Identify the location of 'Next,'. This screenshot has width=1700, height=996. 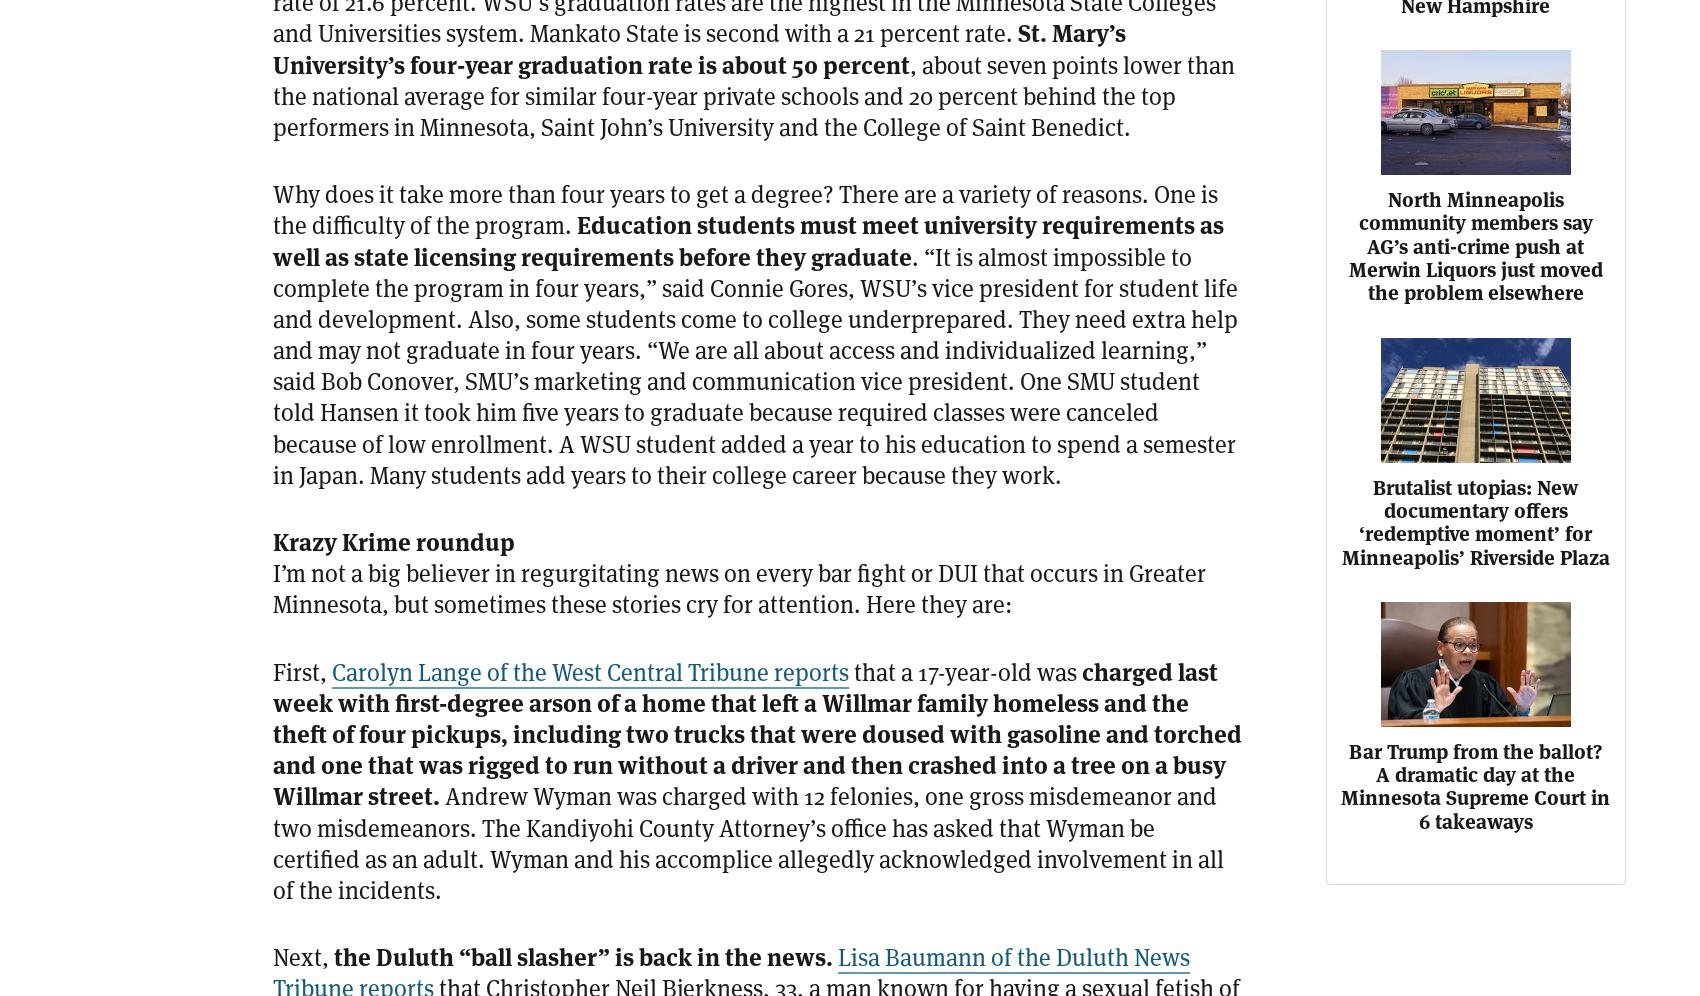
(303, 956).